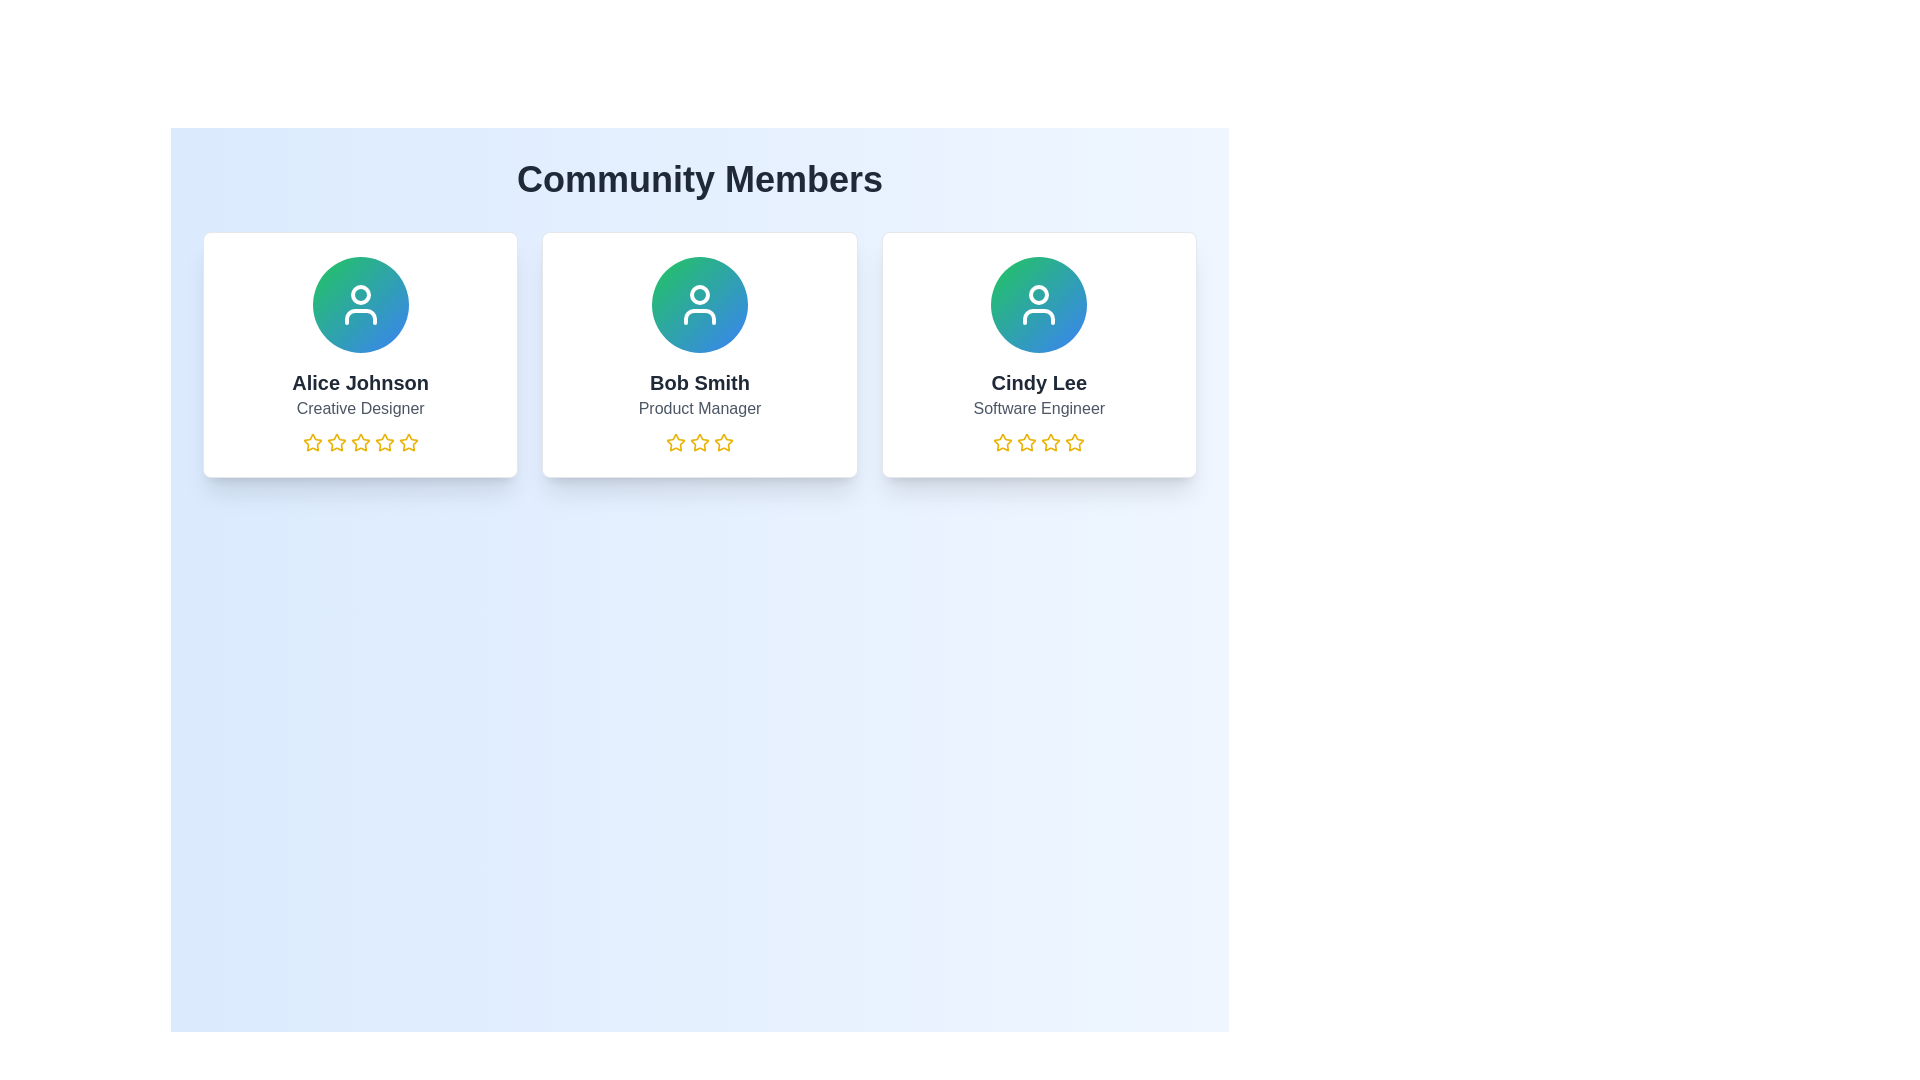 The height and width of the screenshot is (1080, 1920). Describe the element at coordinates (360, 304) in the screenshot. I see `the user profile avatar icon for 'Alice Johnson', which is located at the top center of her user card in the 'Community Members' section` at that location.